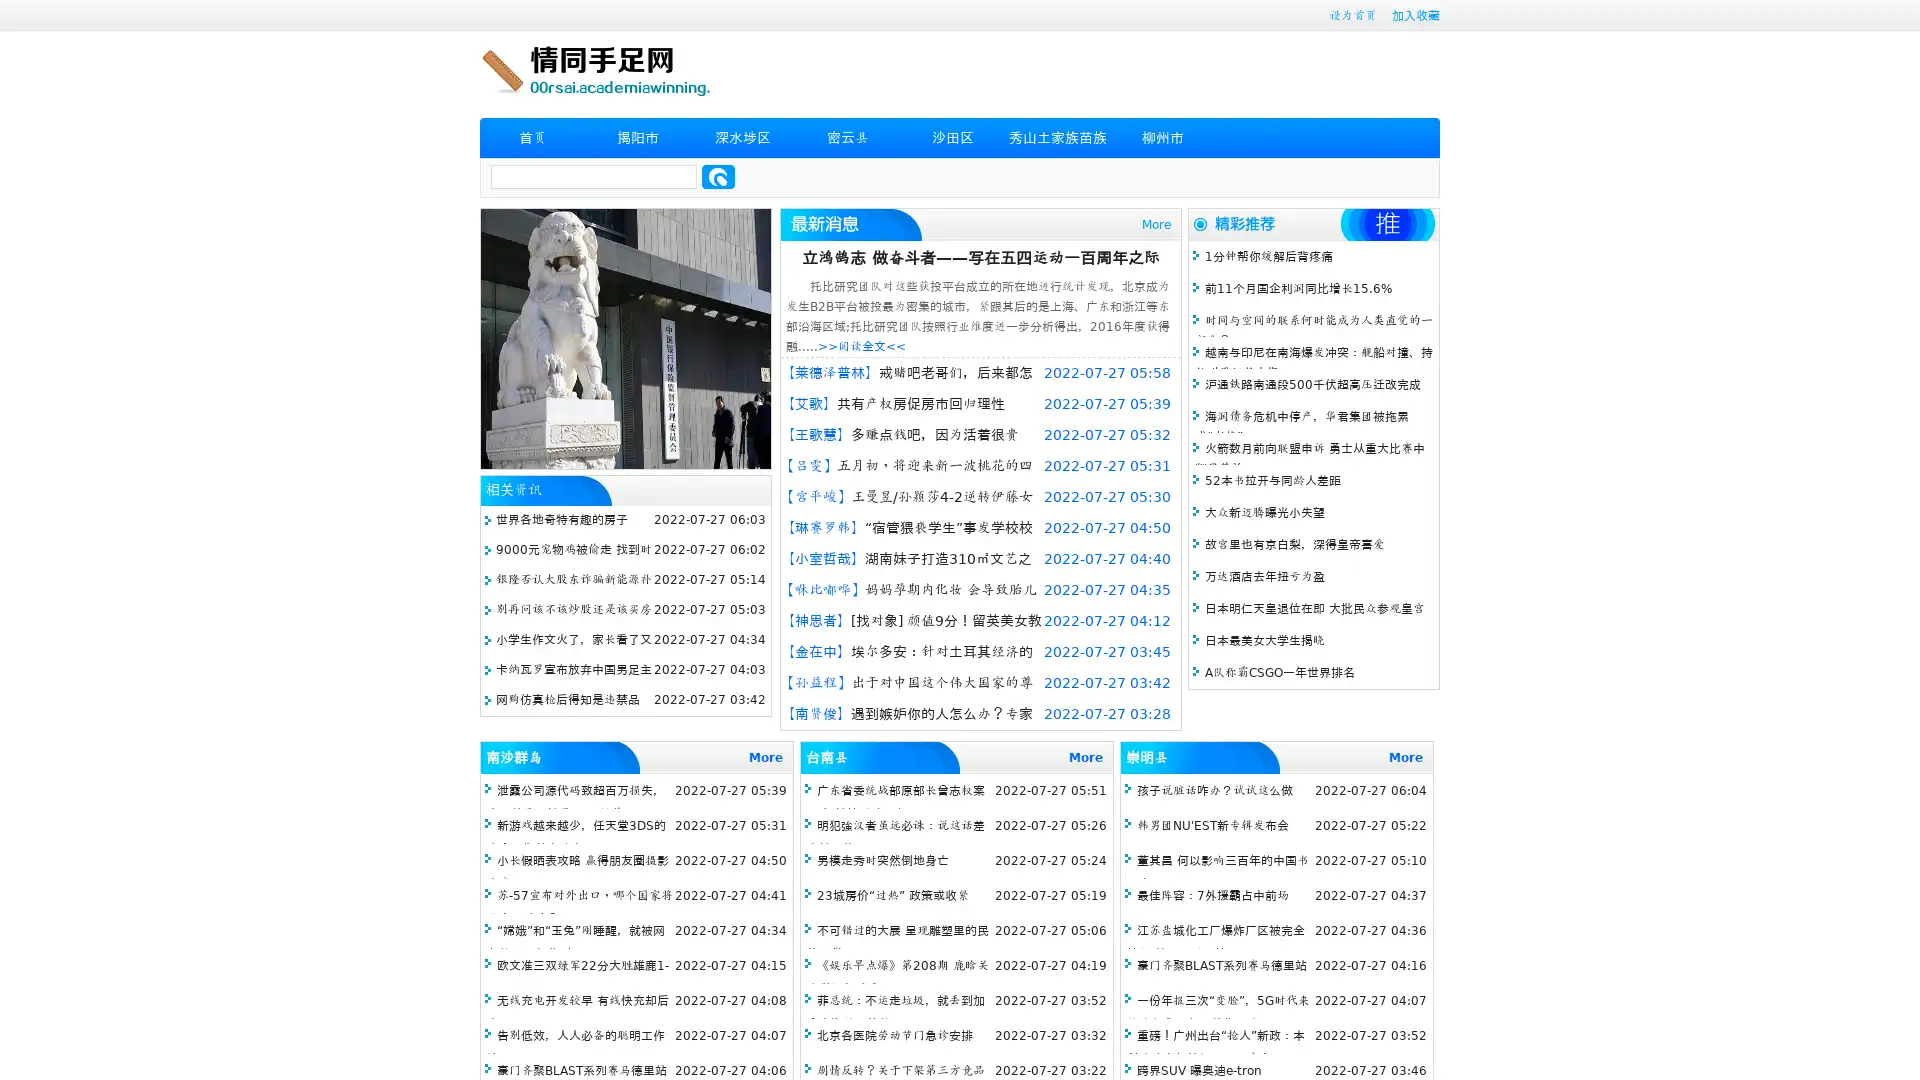 The image size is (1920, 1080). Describe the element at coordinates (718, 176) in the screenshot. I see `Search` at that location.